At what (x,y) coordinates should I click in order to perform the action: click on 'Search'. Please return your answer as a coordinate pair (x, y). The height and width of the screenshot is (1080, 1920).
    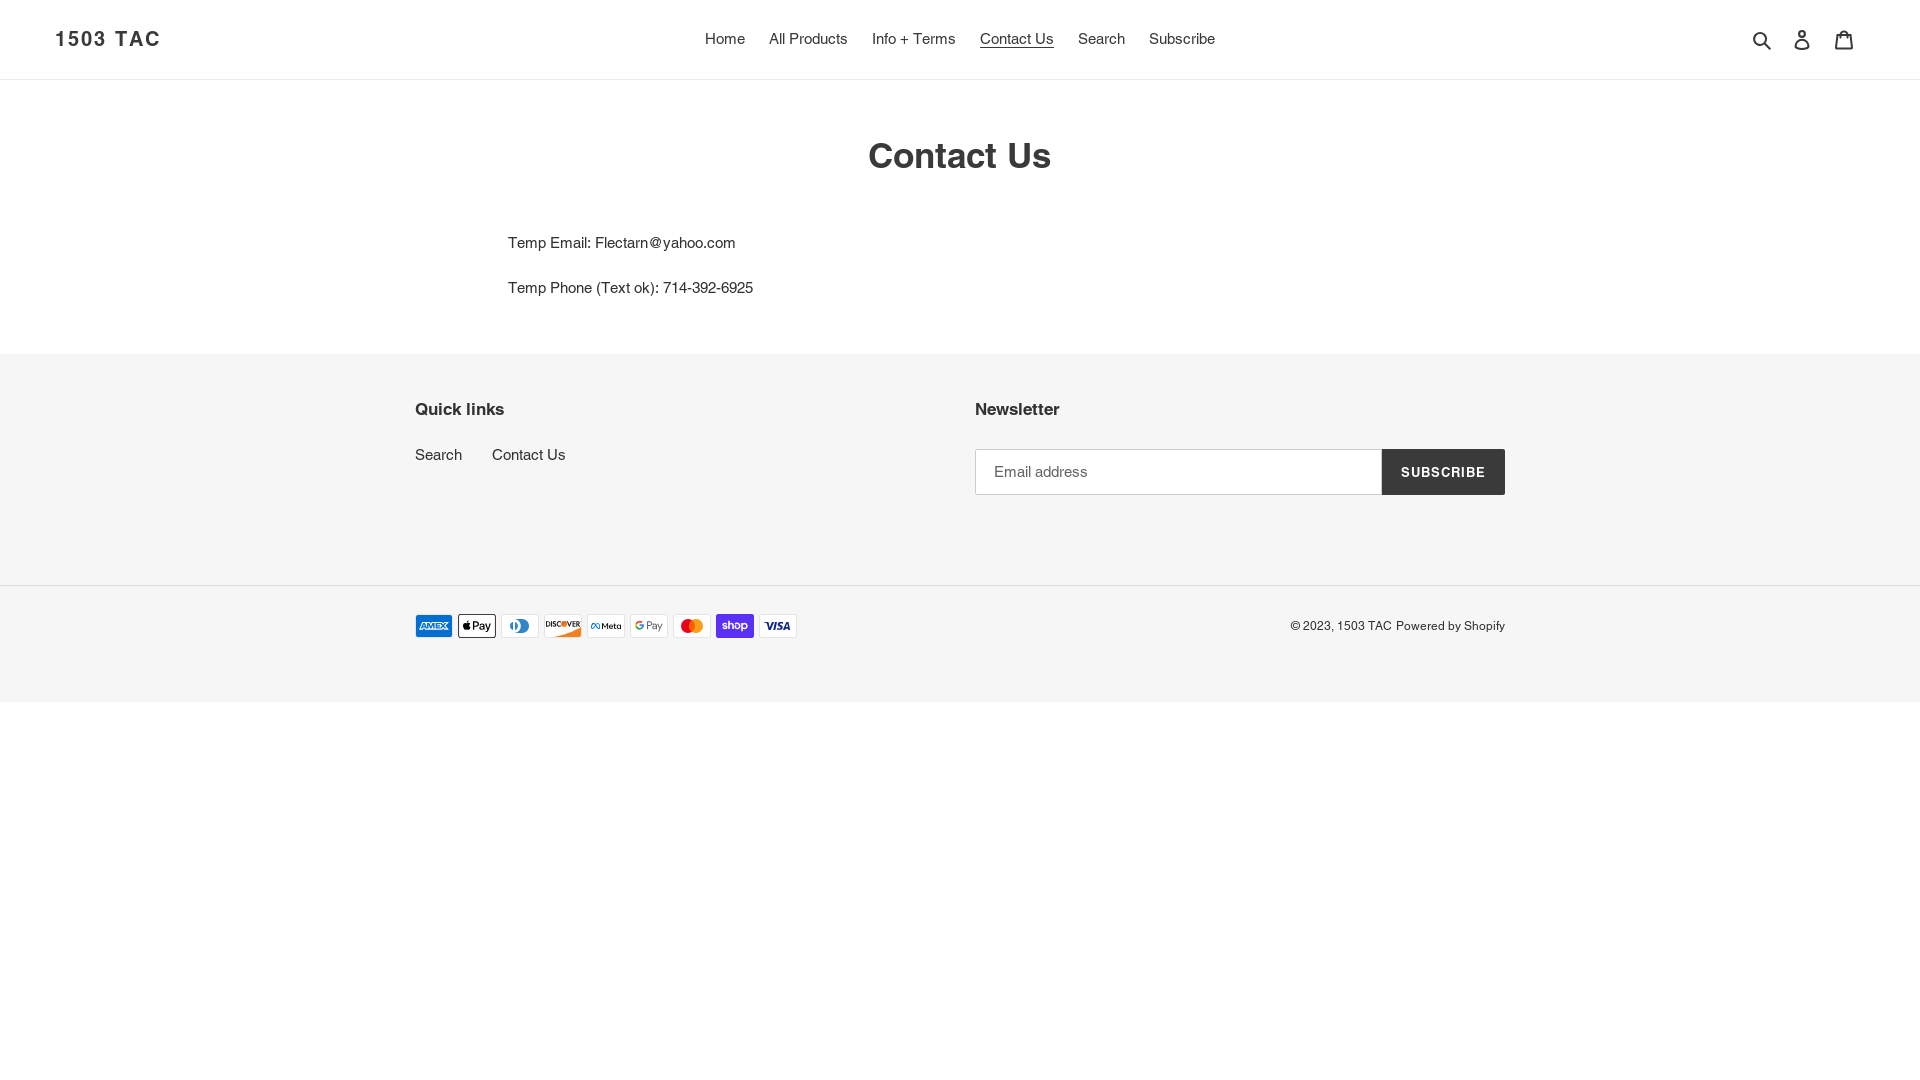
    Looking at the image, I should click on (1100, 39).